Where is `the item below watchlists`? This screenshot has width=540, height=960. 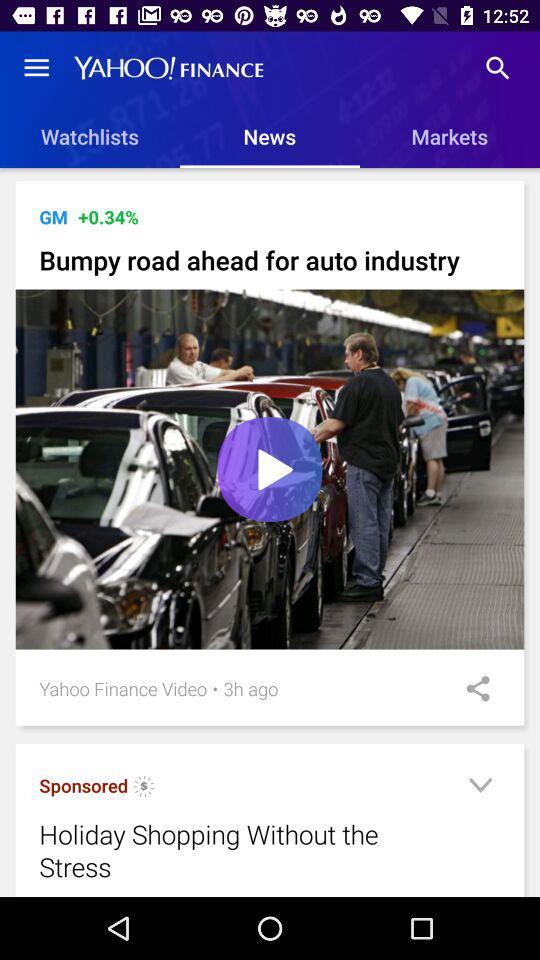 the item below watchlists is located at coordinates (272, 178).